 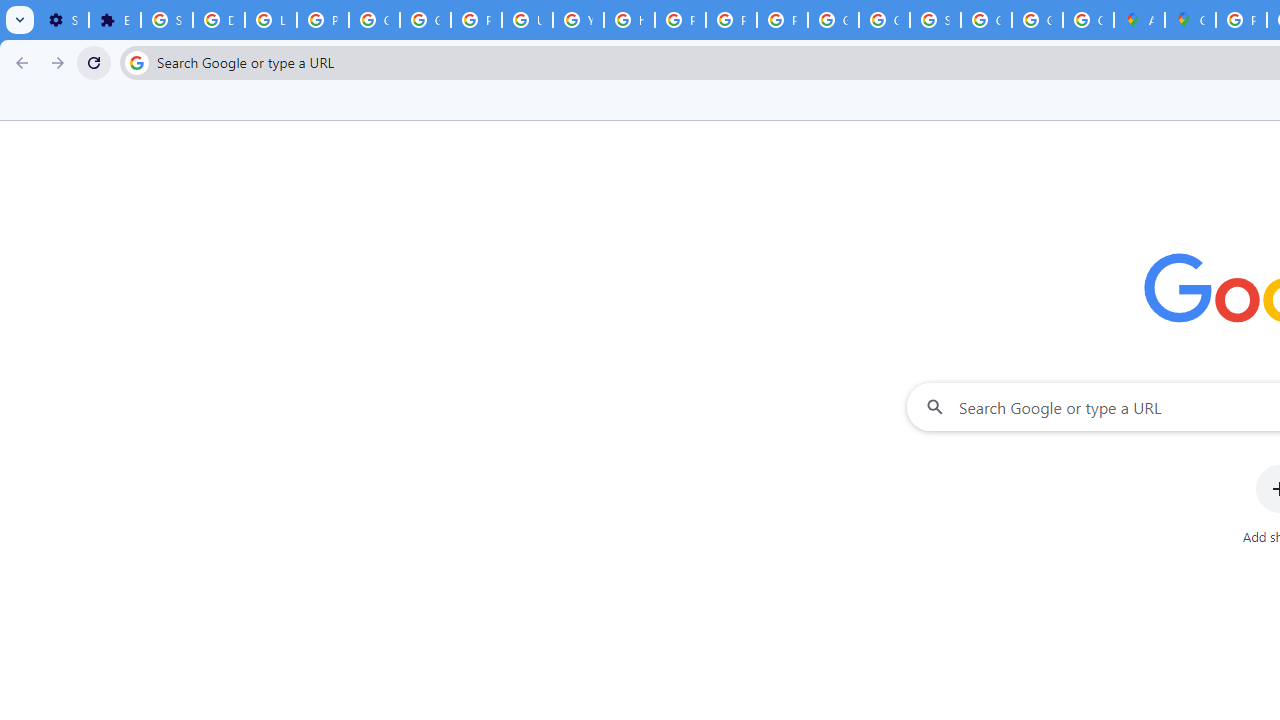 I want to click on 'Google Account Help', so click(x=423, y=20).